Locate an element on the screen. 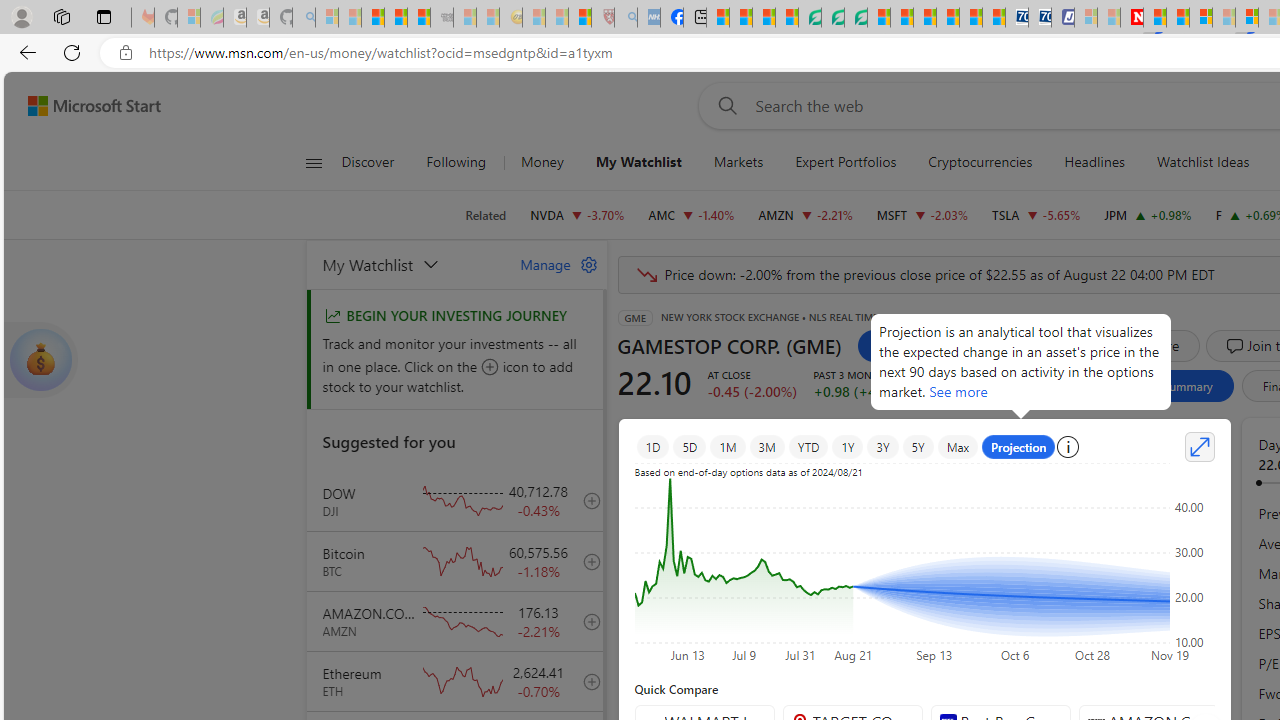 The width and height of the screenshot is (1280, 720). 'Discover' is located at coordinates (368, 162).